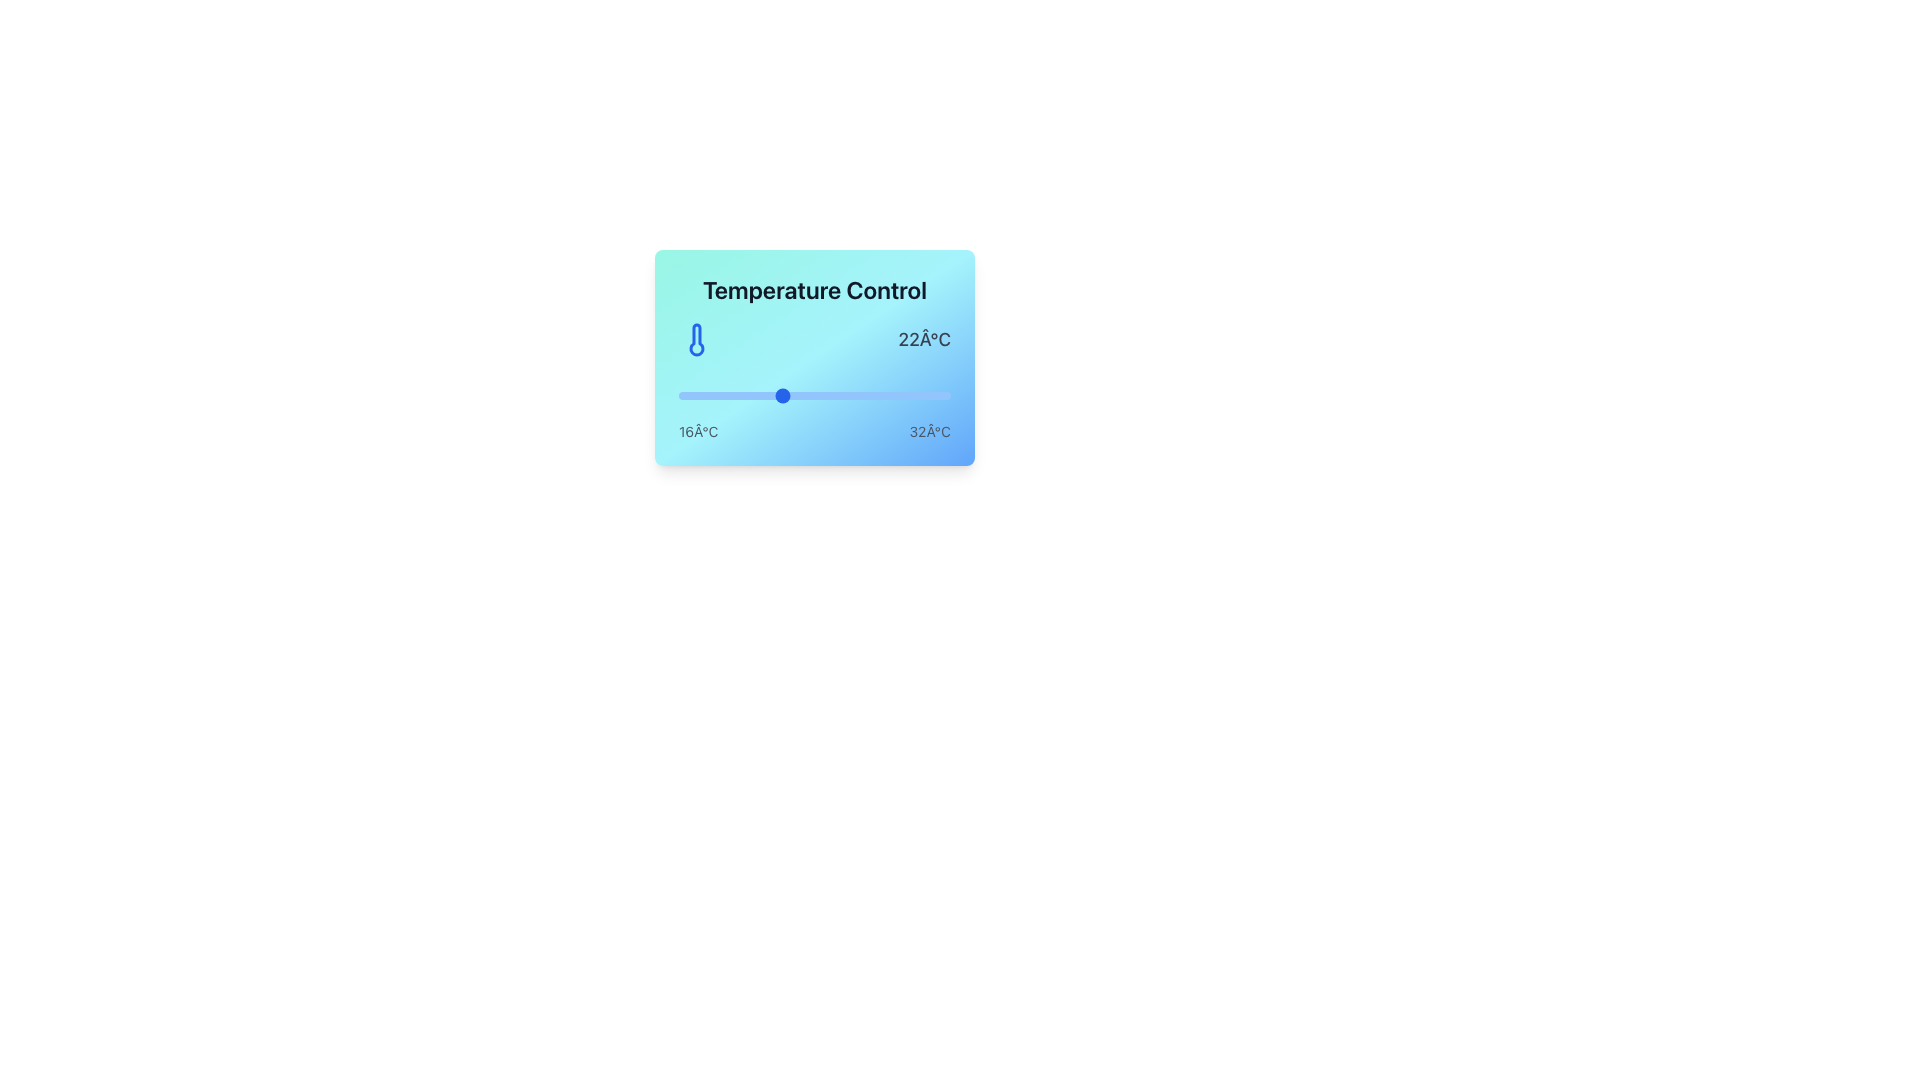 This screenshot has width=1920, height=1080. What do you see at coordinates (923, 338) in the screenshot?
I see `the static text label displaying '22Â°C' on the right side of the temperature slider interface` at bounding box center [923, 338].